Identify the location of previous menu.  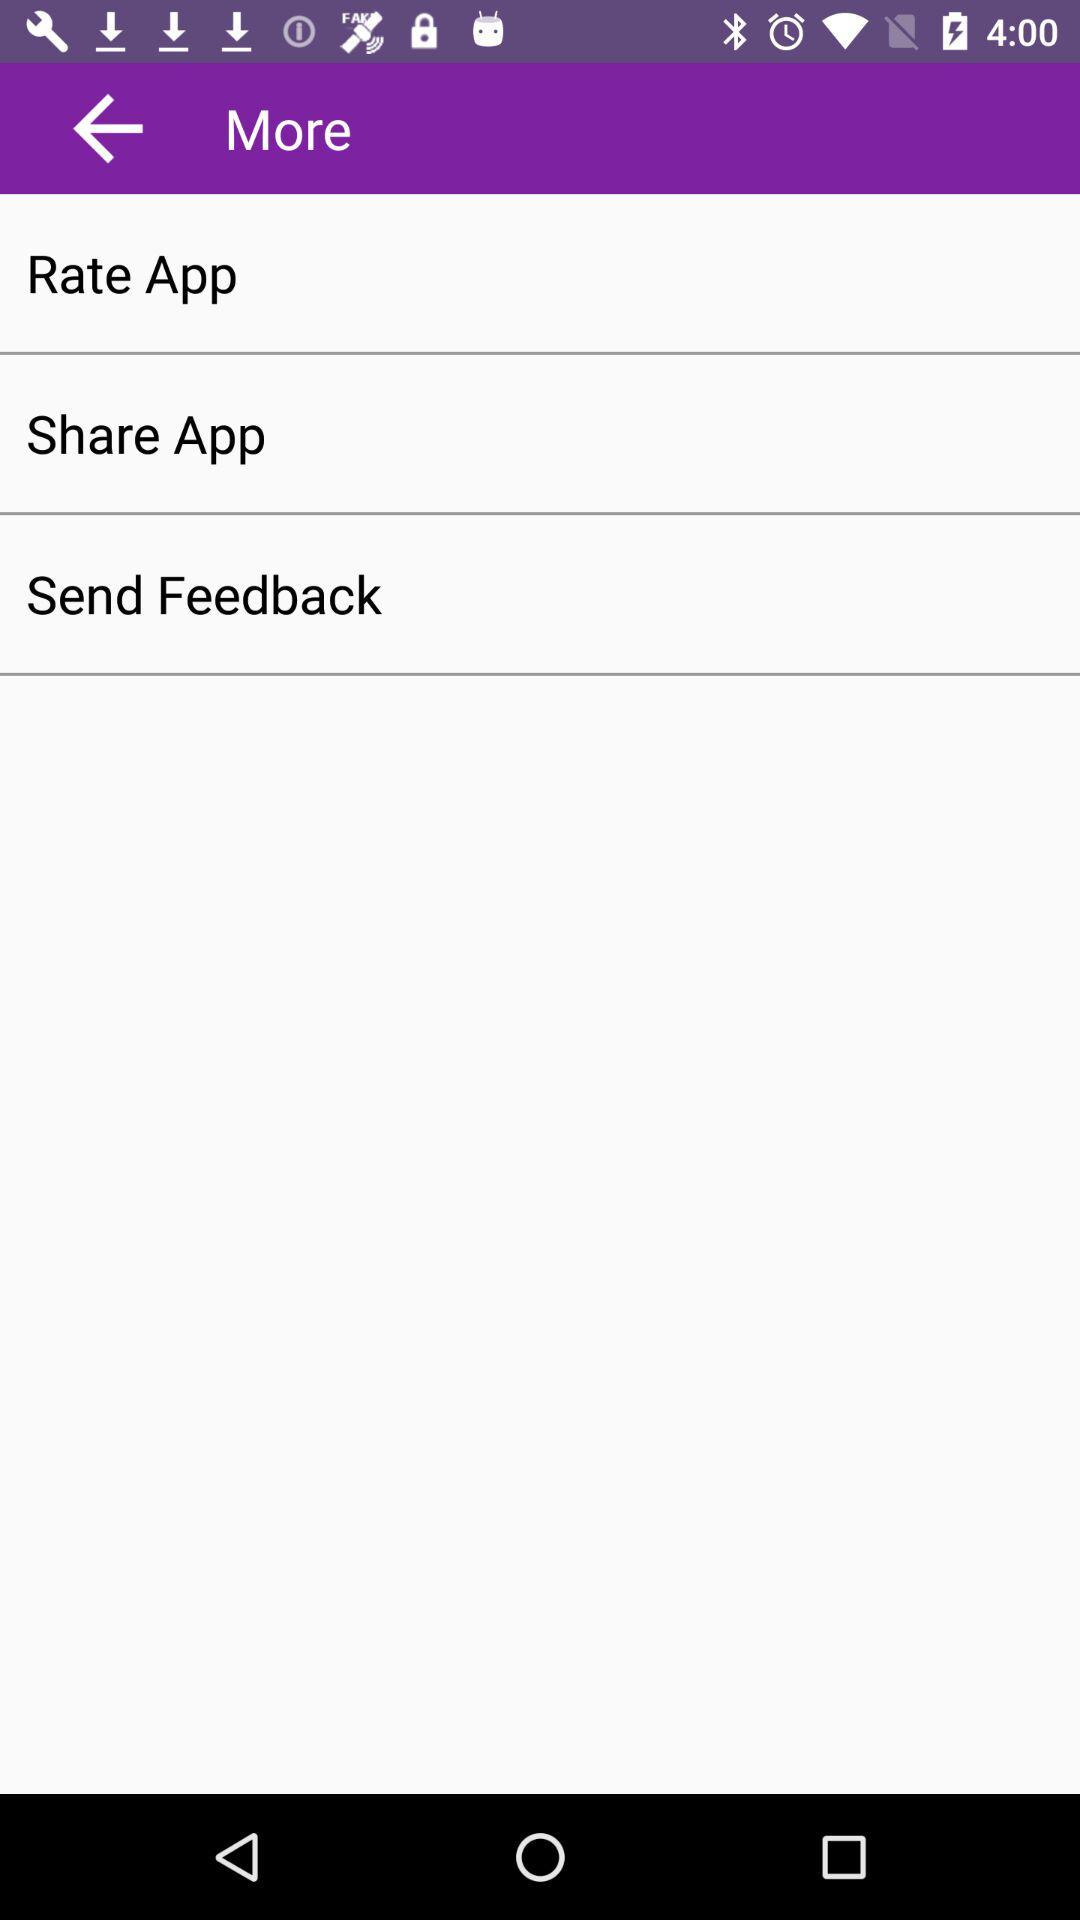
(108, 127).